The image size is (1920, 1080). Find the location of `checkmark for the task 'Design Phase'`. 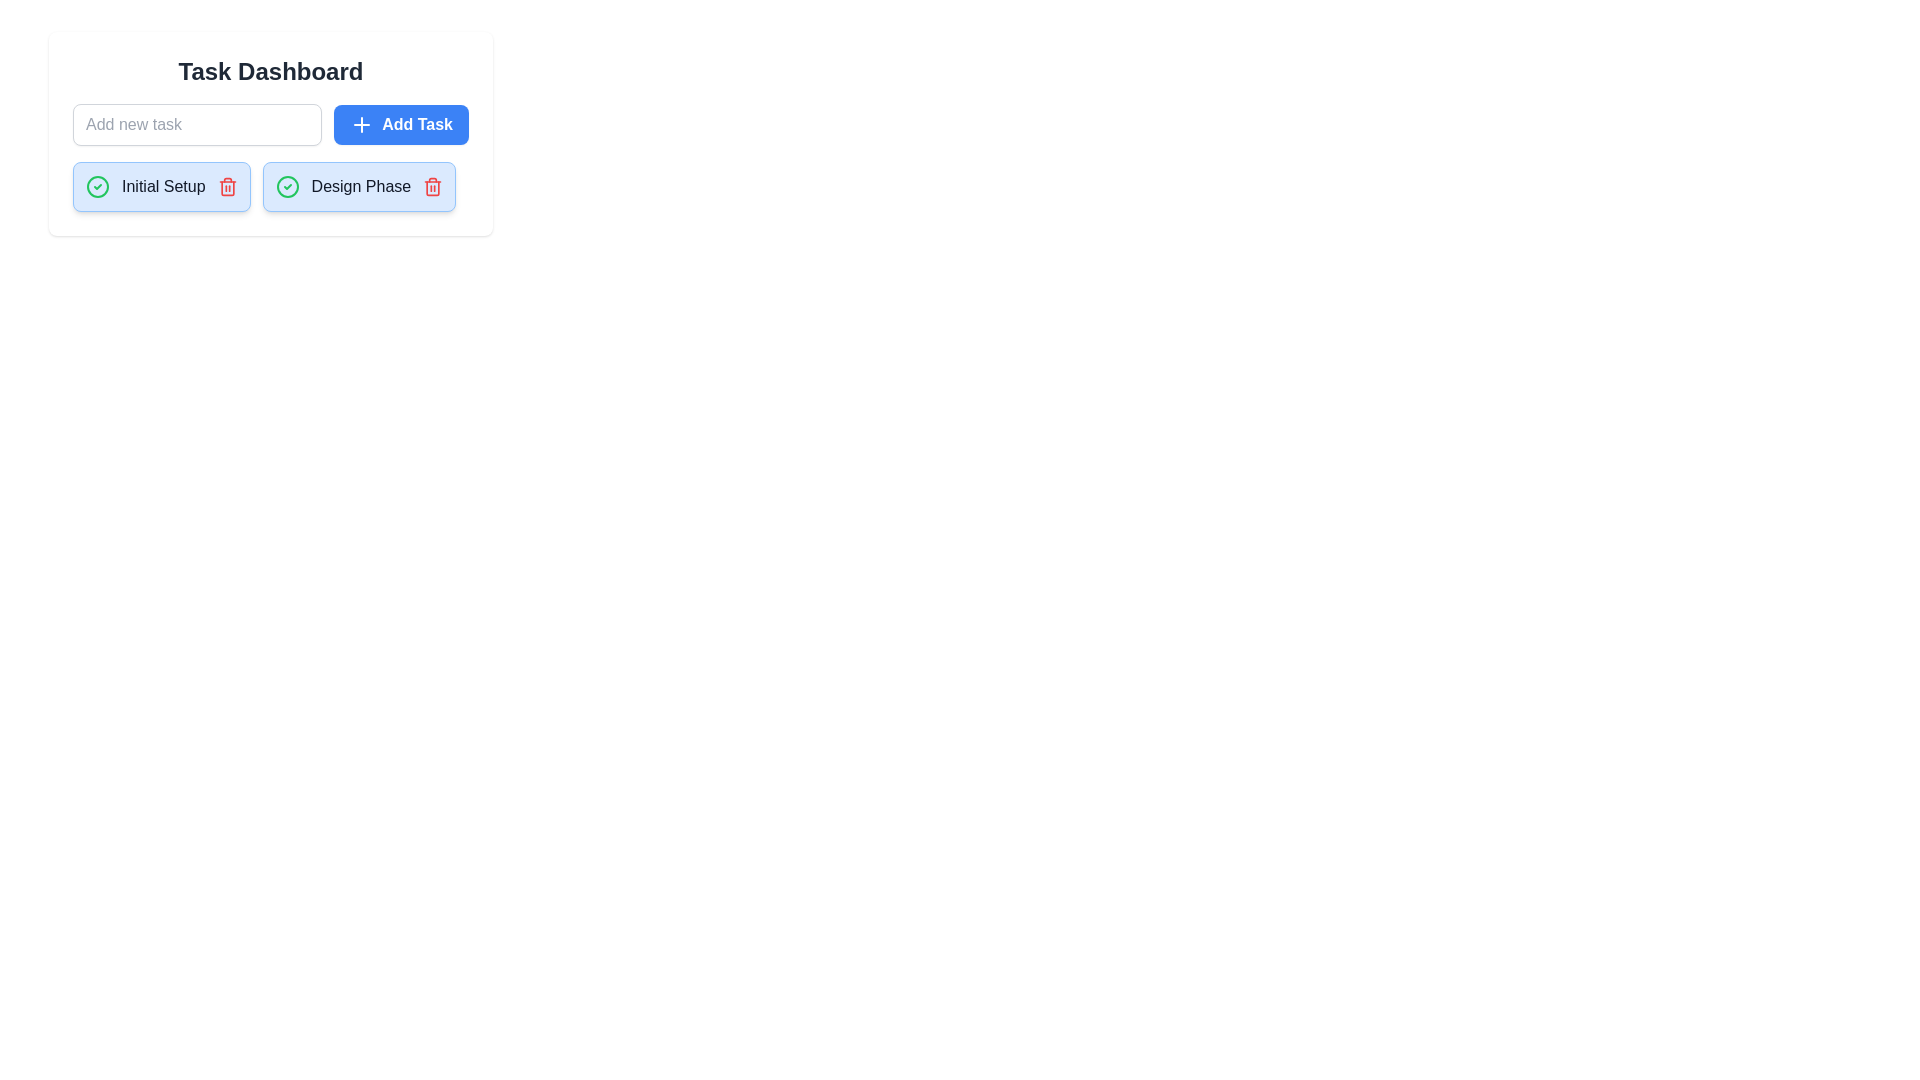

checkmark for the task 'Design Phase' is located at coordinates (286, 186).